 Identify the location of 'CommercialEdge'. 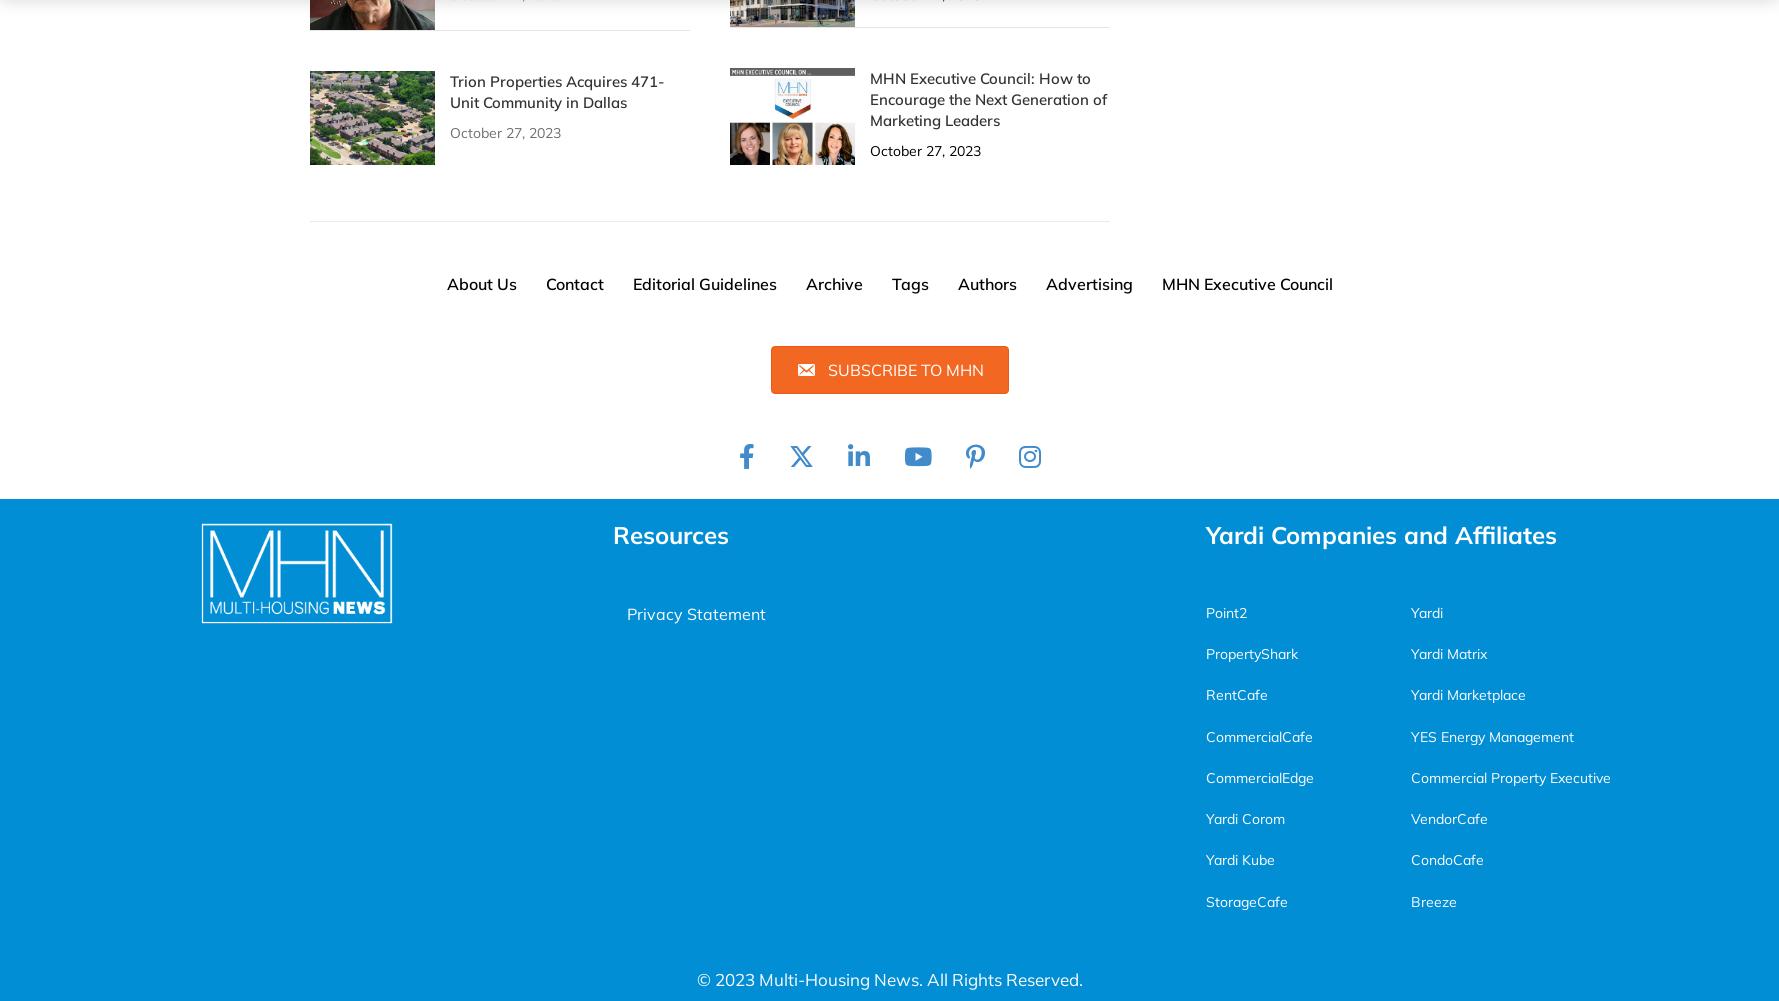
(1258, 776).